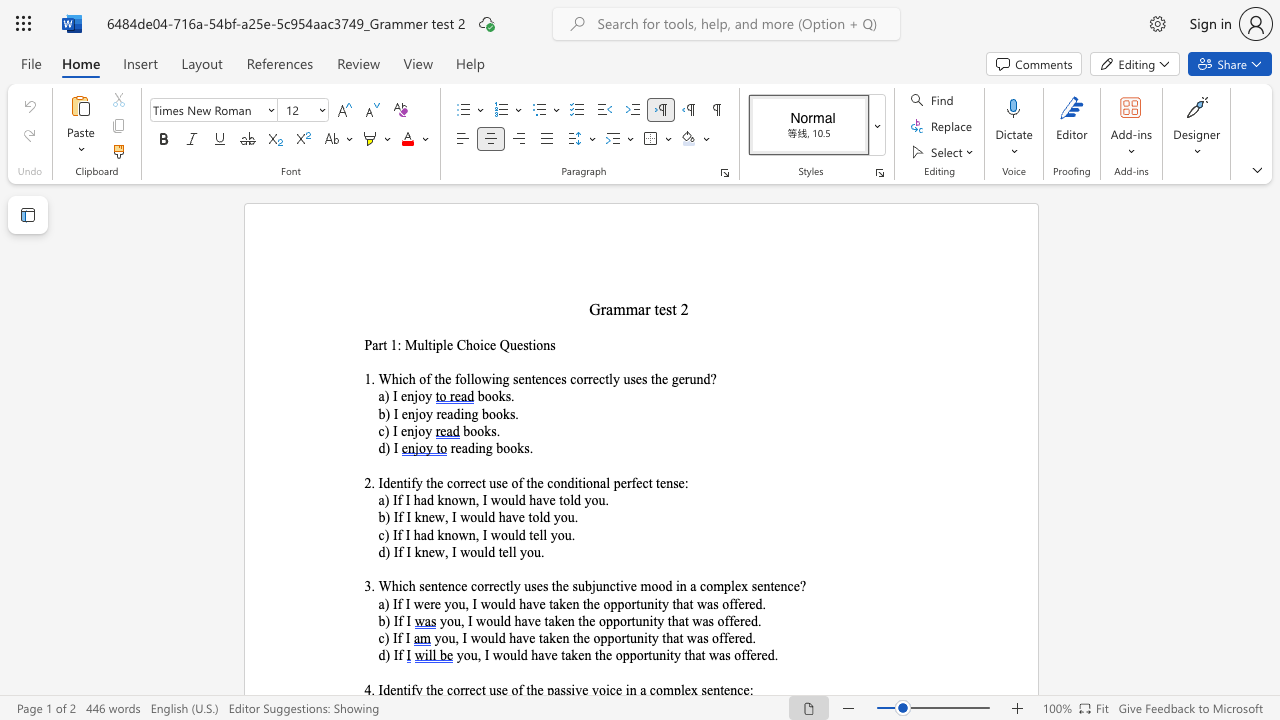  I want to click on the subset text "was offered." within the text "you, I would have taken the opportunity that was offered.", so click(692, 620).